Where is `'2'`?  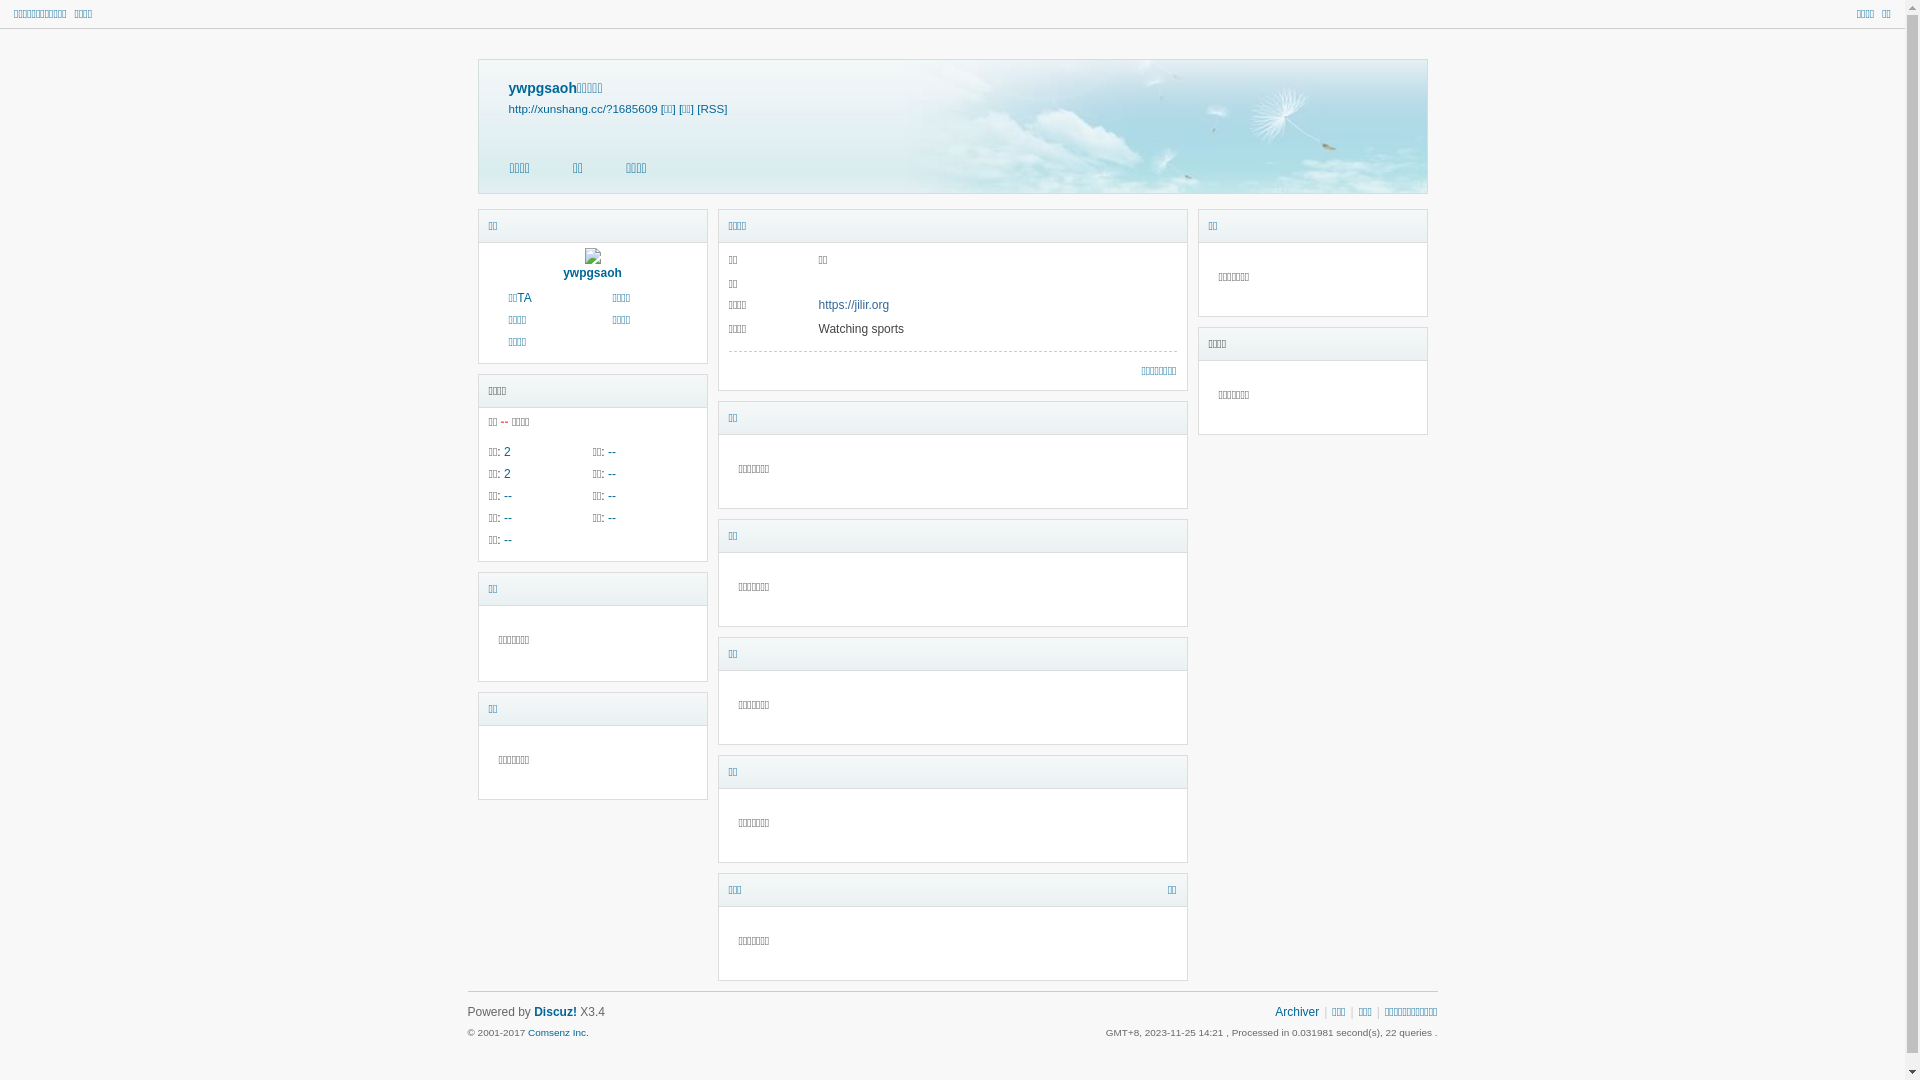
'2' is located at coordinates (507, 474).